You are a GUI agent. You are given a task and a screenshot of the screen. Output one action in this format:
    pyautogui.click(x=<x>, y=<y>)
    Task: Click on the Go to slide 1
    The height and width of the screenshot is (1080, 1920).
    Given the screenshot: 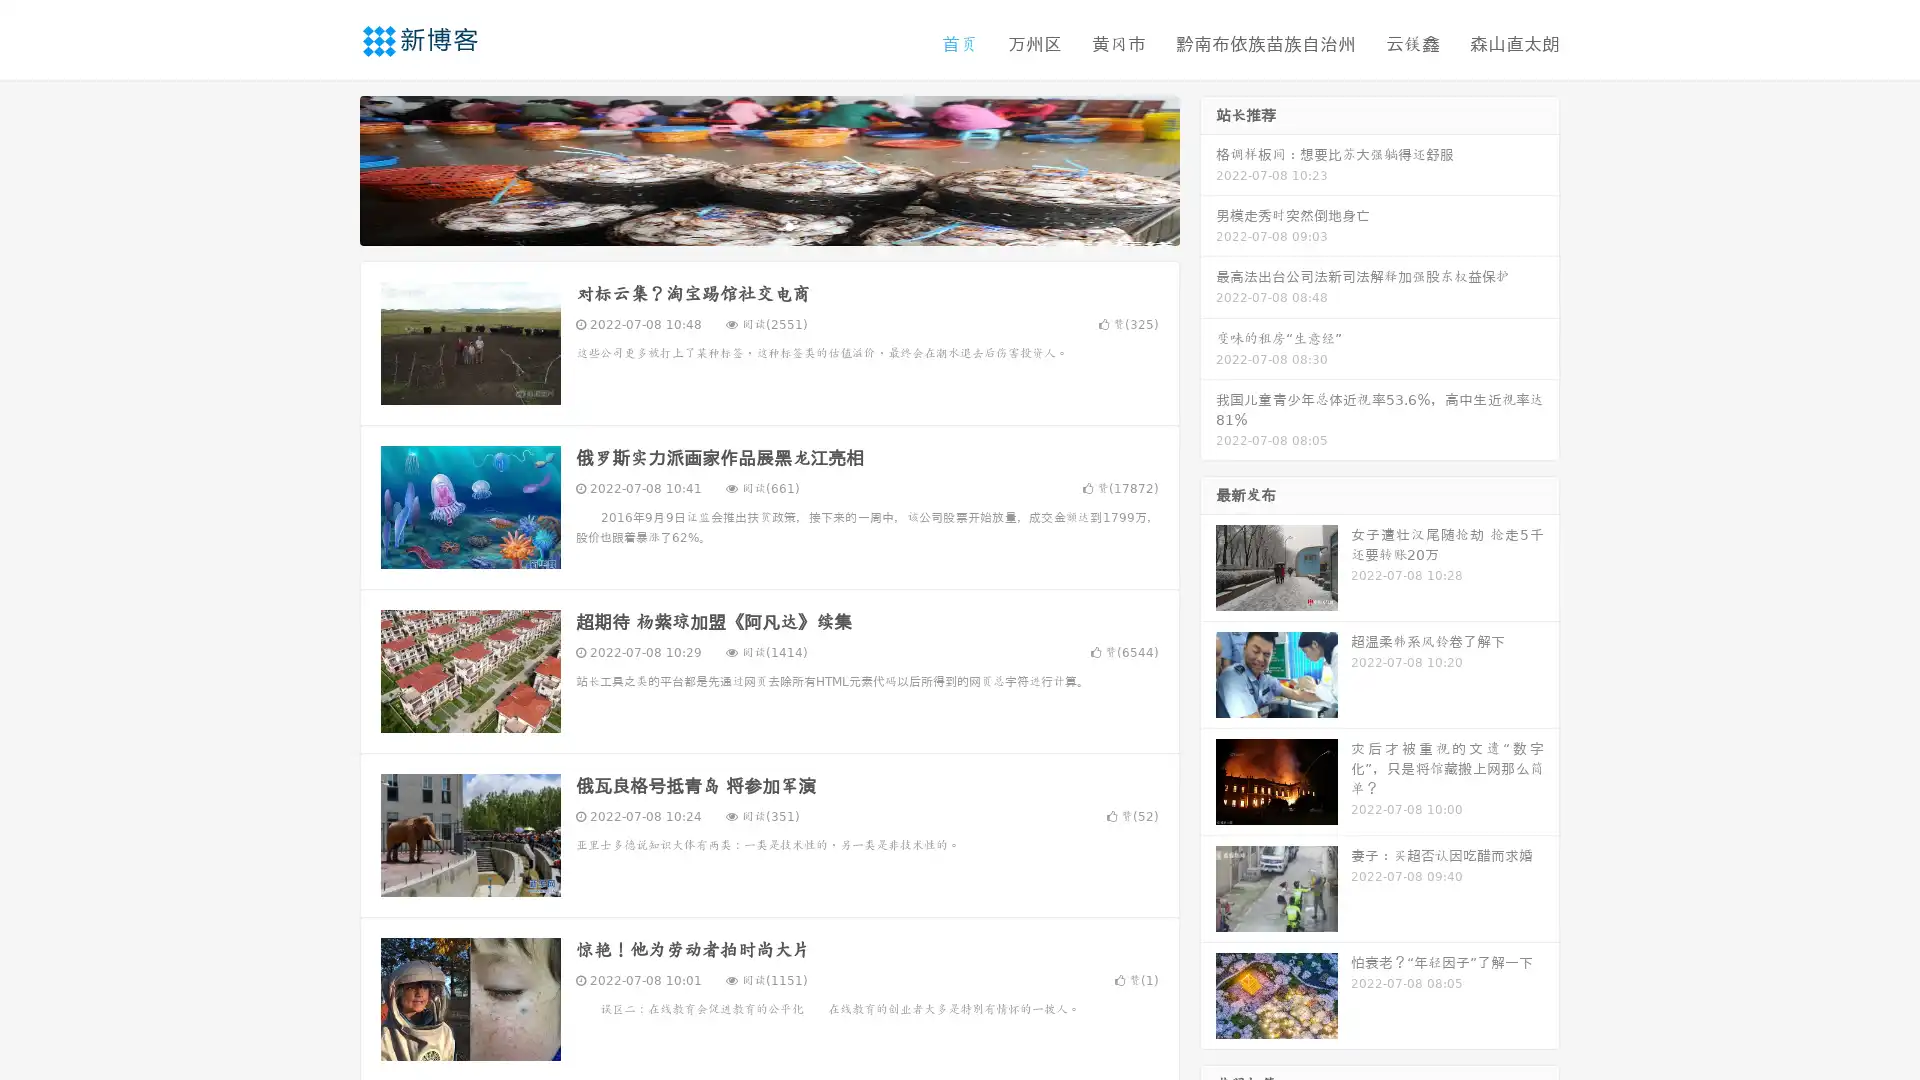 What is the action you would take?
    pyautogui.click(x=748, y=225)
    